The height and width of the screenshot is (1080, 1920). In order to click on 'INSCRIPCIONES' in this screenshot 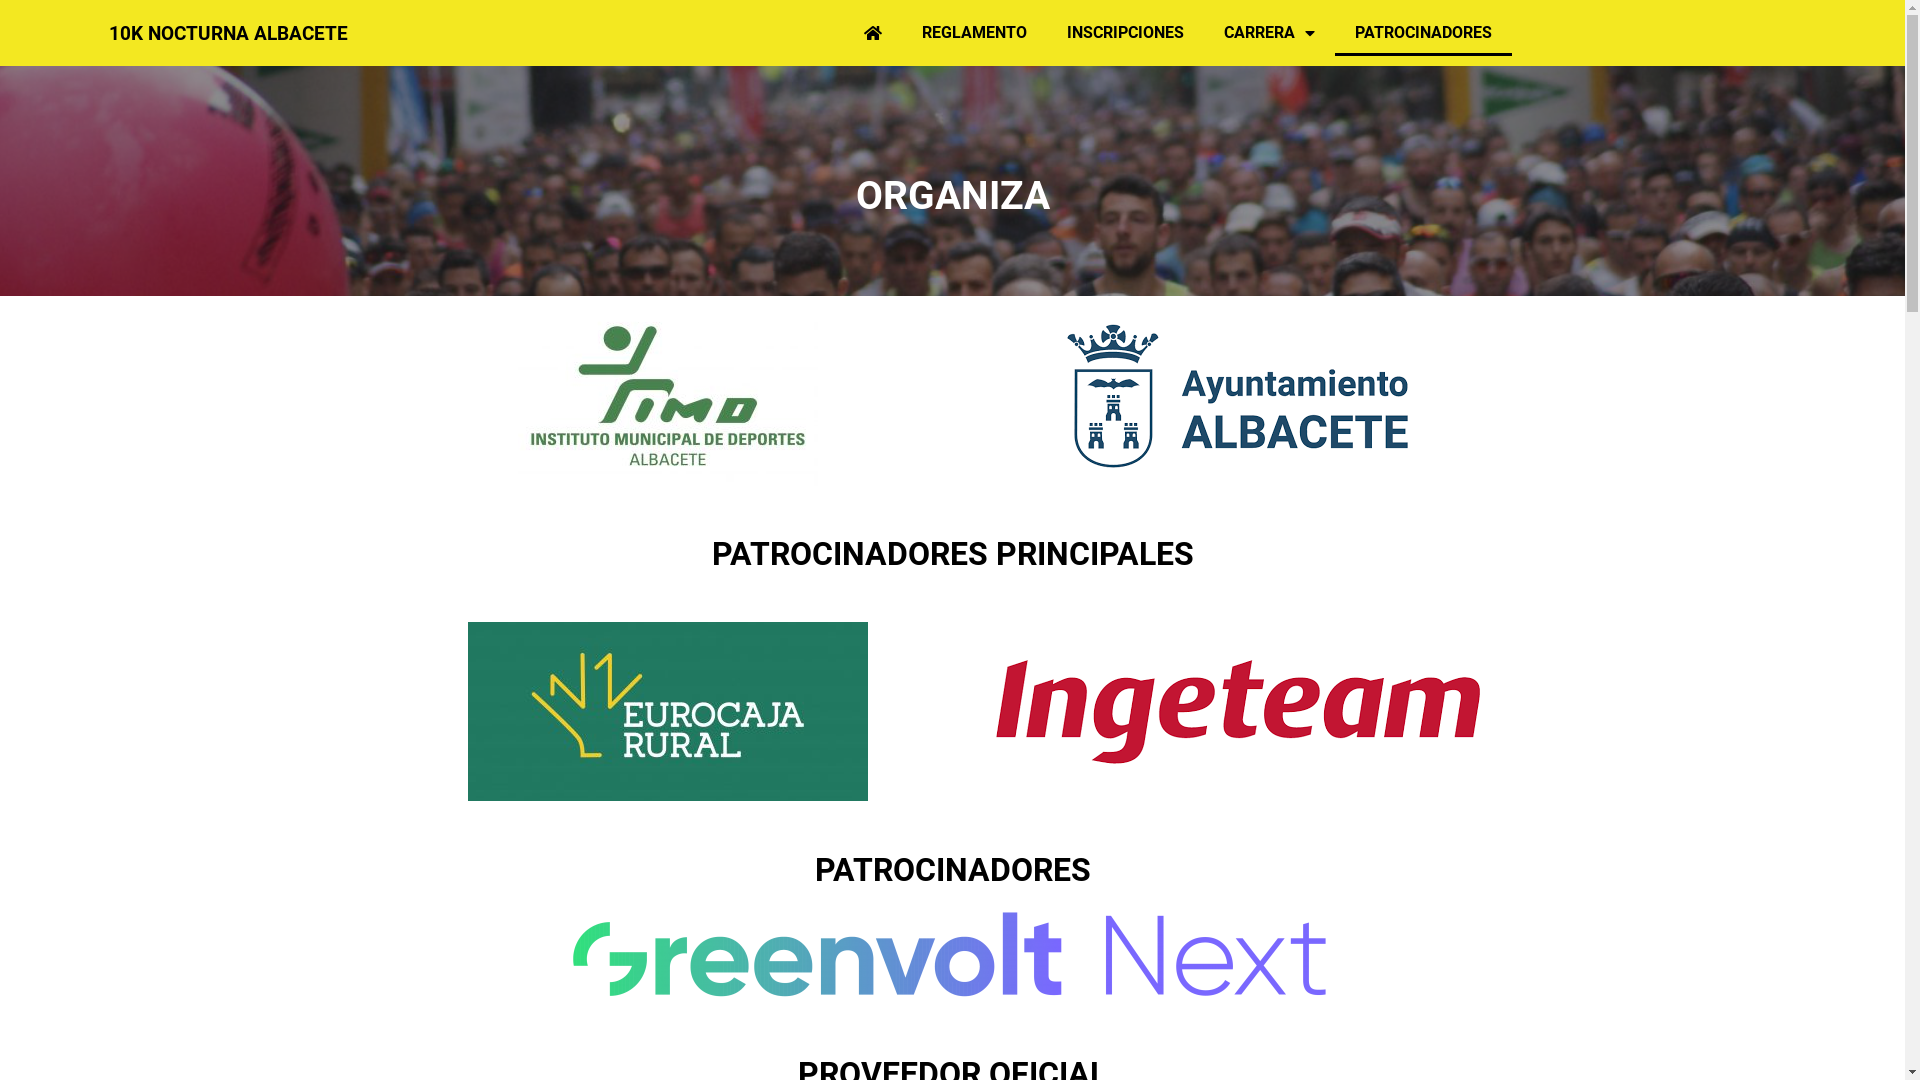, I will do `click(1125, 33)`.